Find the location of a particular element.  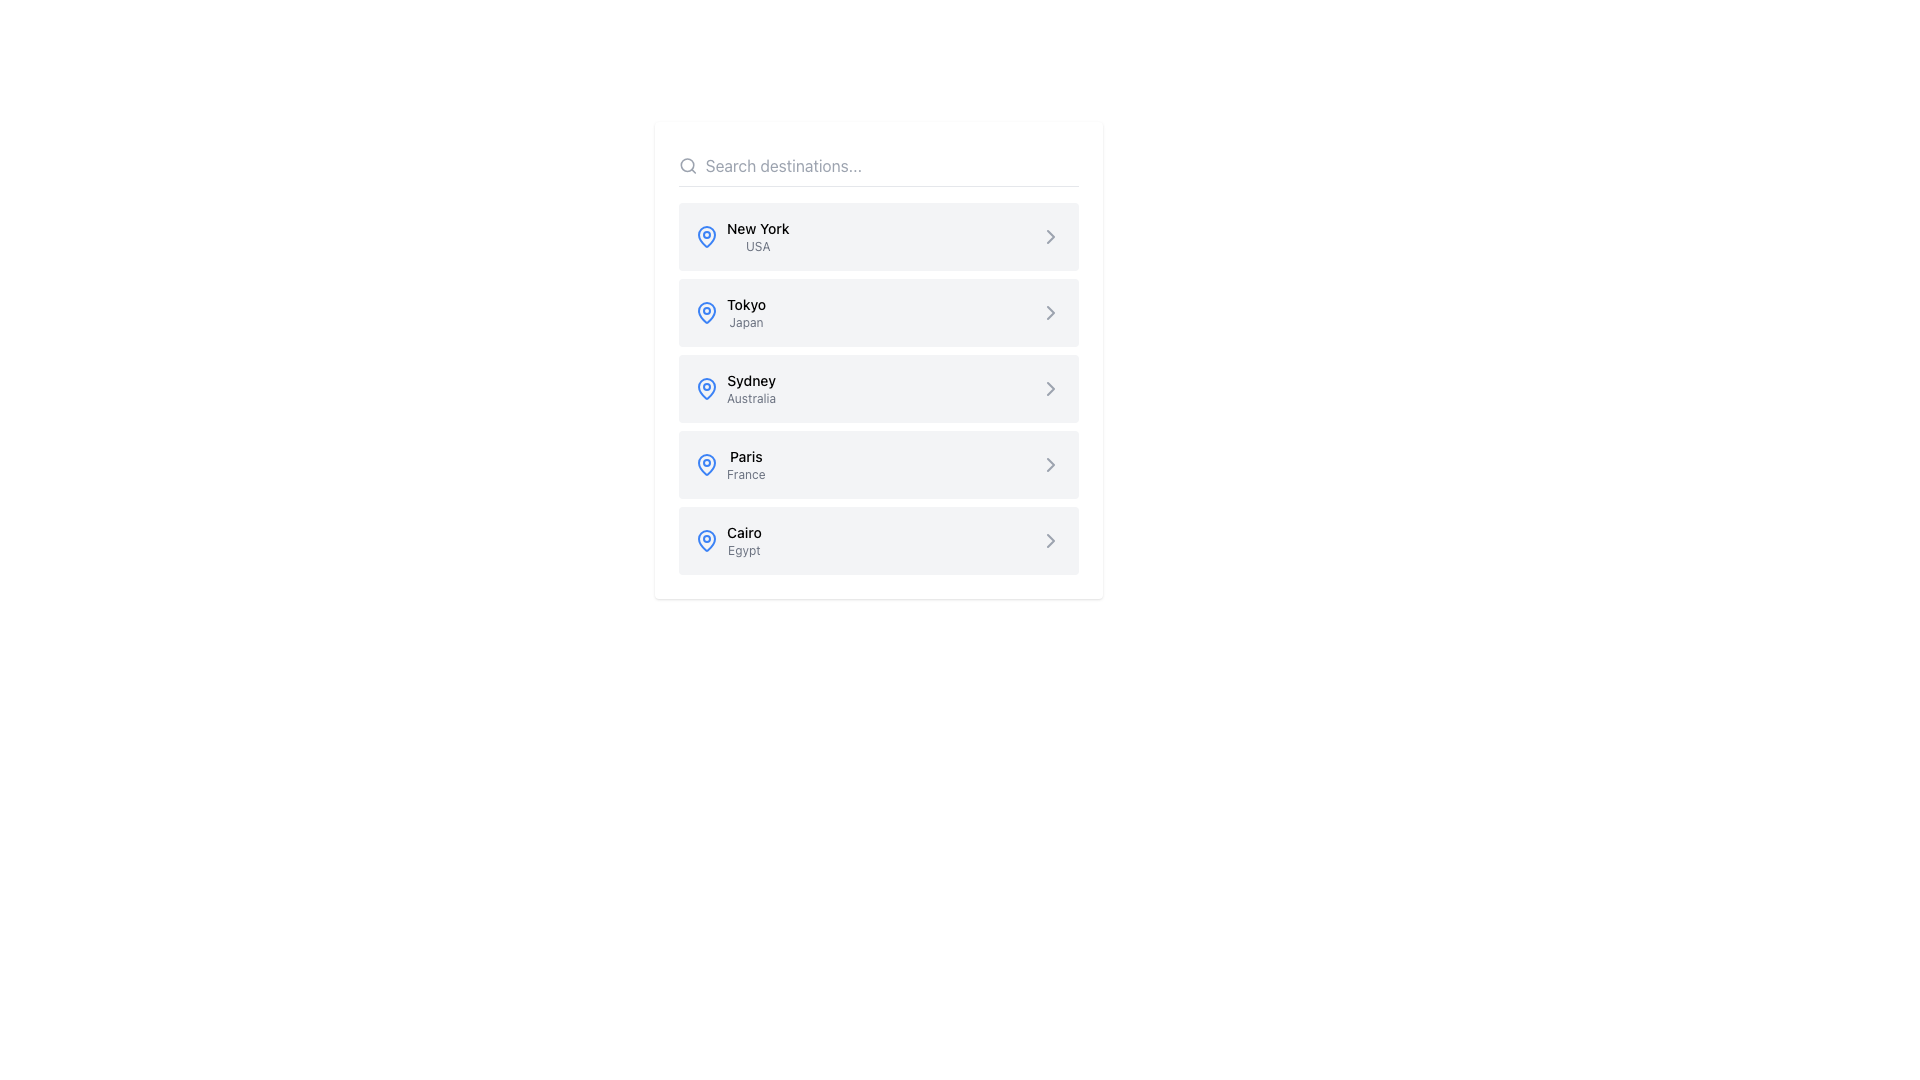

the blue map pin icon located in the first item of a vertically stacked list, next to the text block displaying 'New York' and 'USA' is located at coordinates (706, 235).